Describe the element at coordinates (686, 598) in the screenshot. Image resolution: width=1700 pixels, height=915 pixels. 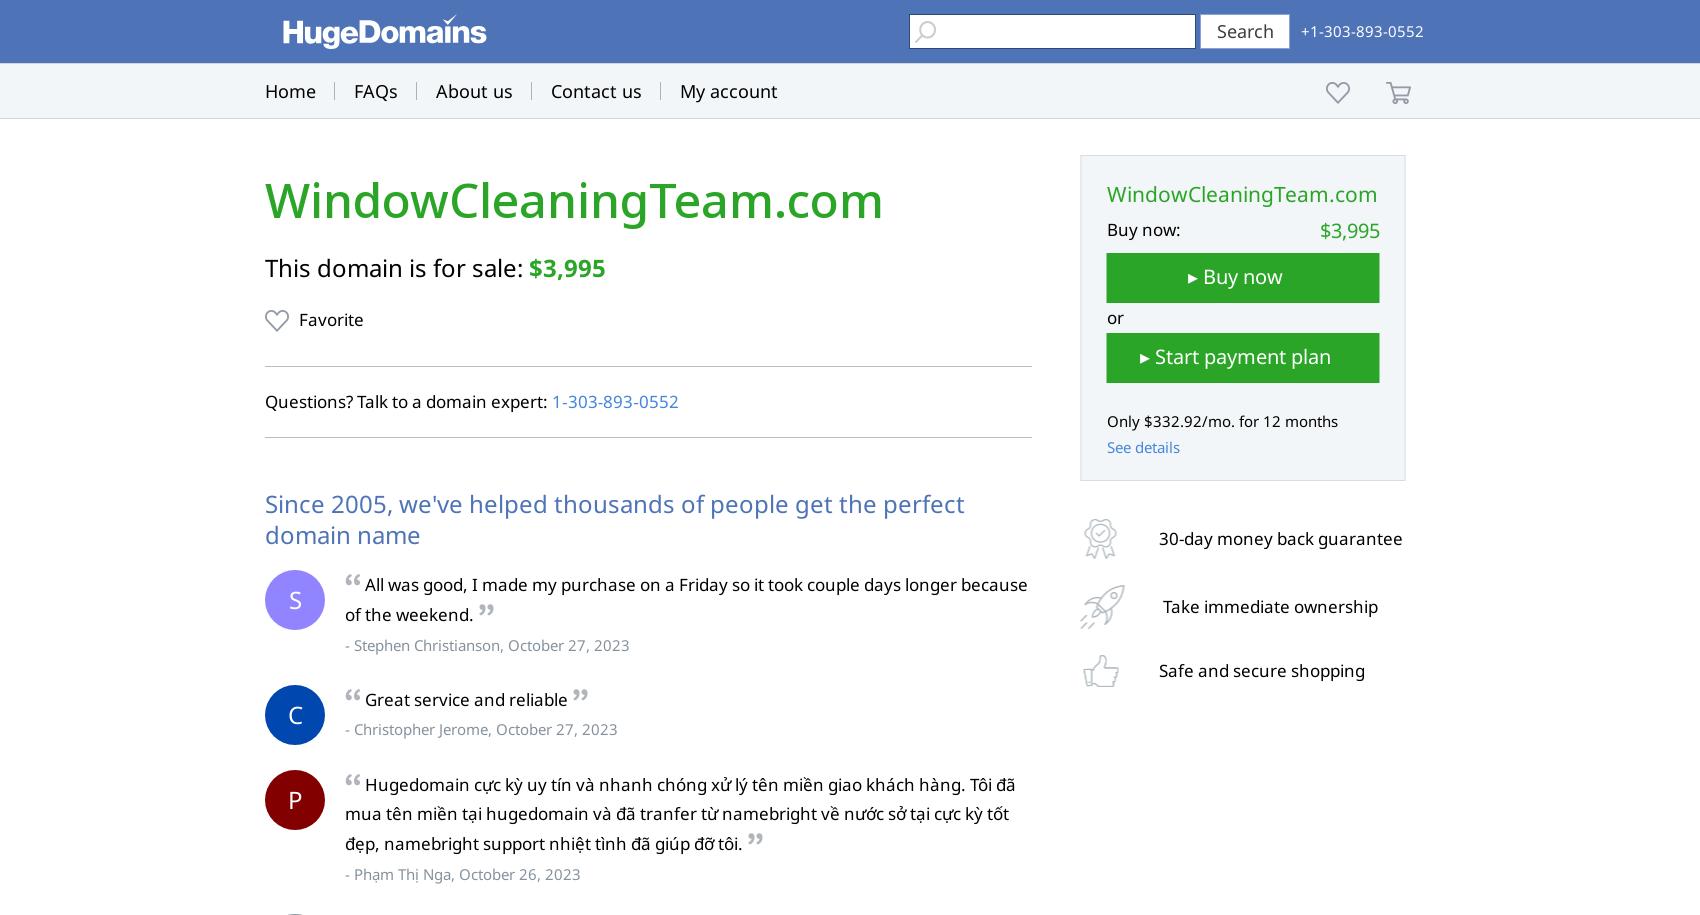
I see `'All was good, I made my purchase on a Friday so it took couple days longer because of the weekend.'` at that location.